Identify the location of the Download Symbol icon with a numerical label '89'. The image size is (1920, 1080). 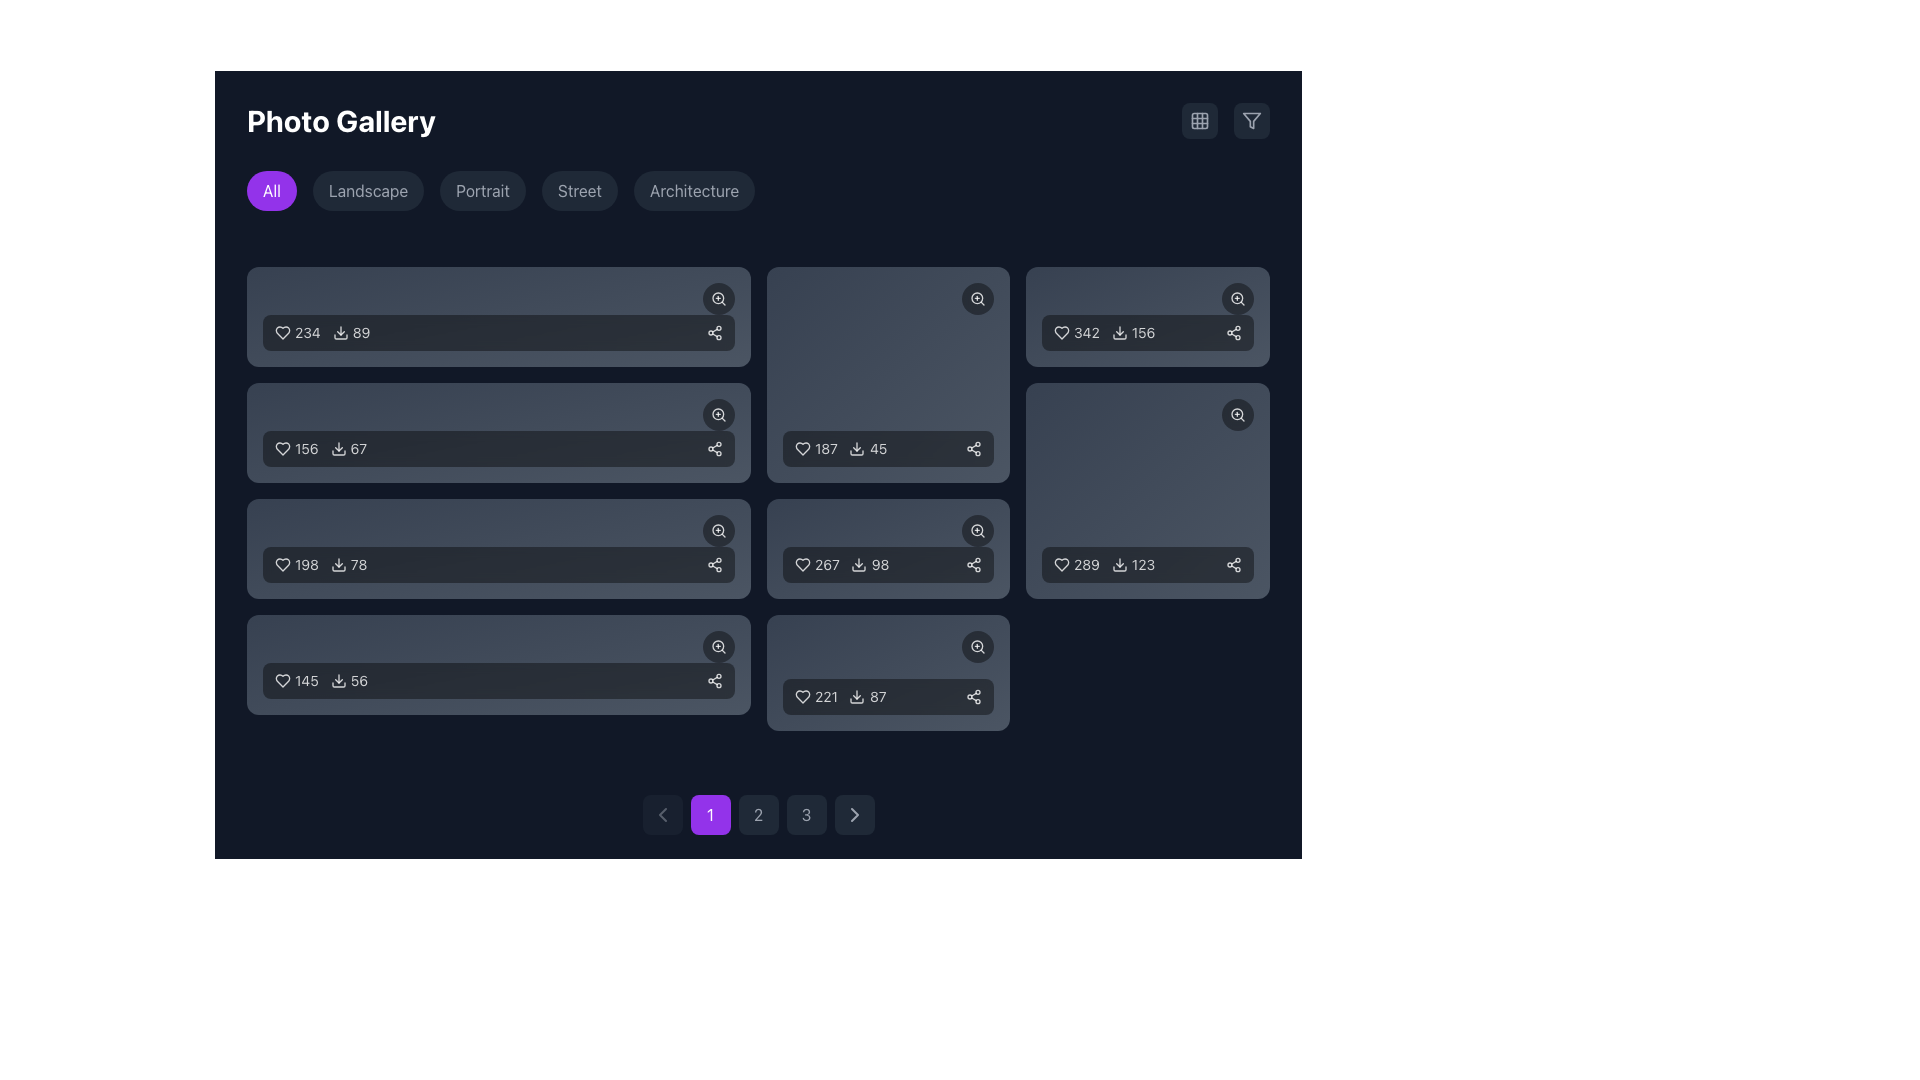
(340, 331).